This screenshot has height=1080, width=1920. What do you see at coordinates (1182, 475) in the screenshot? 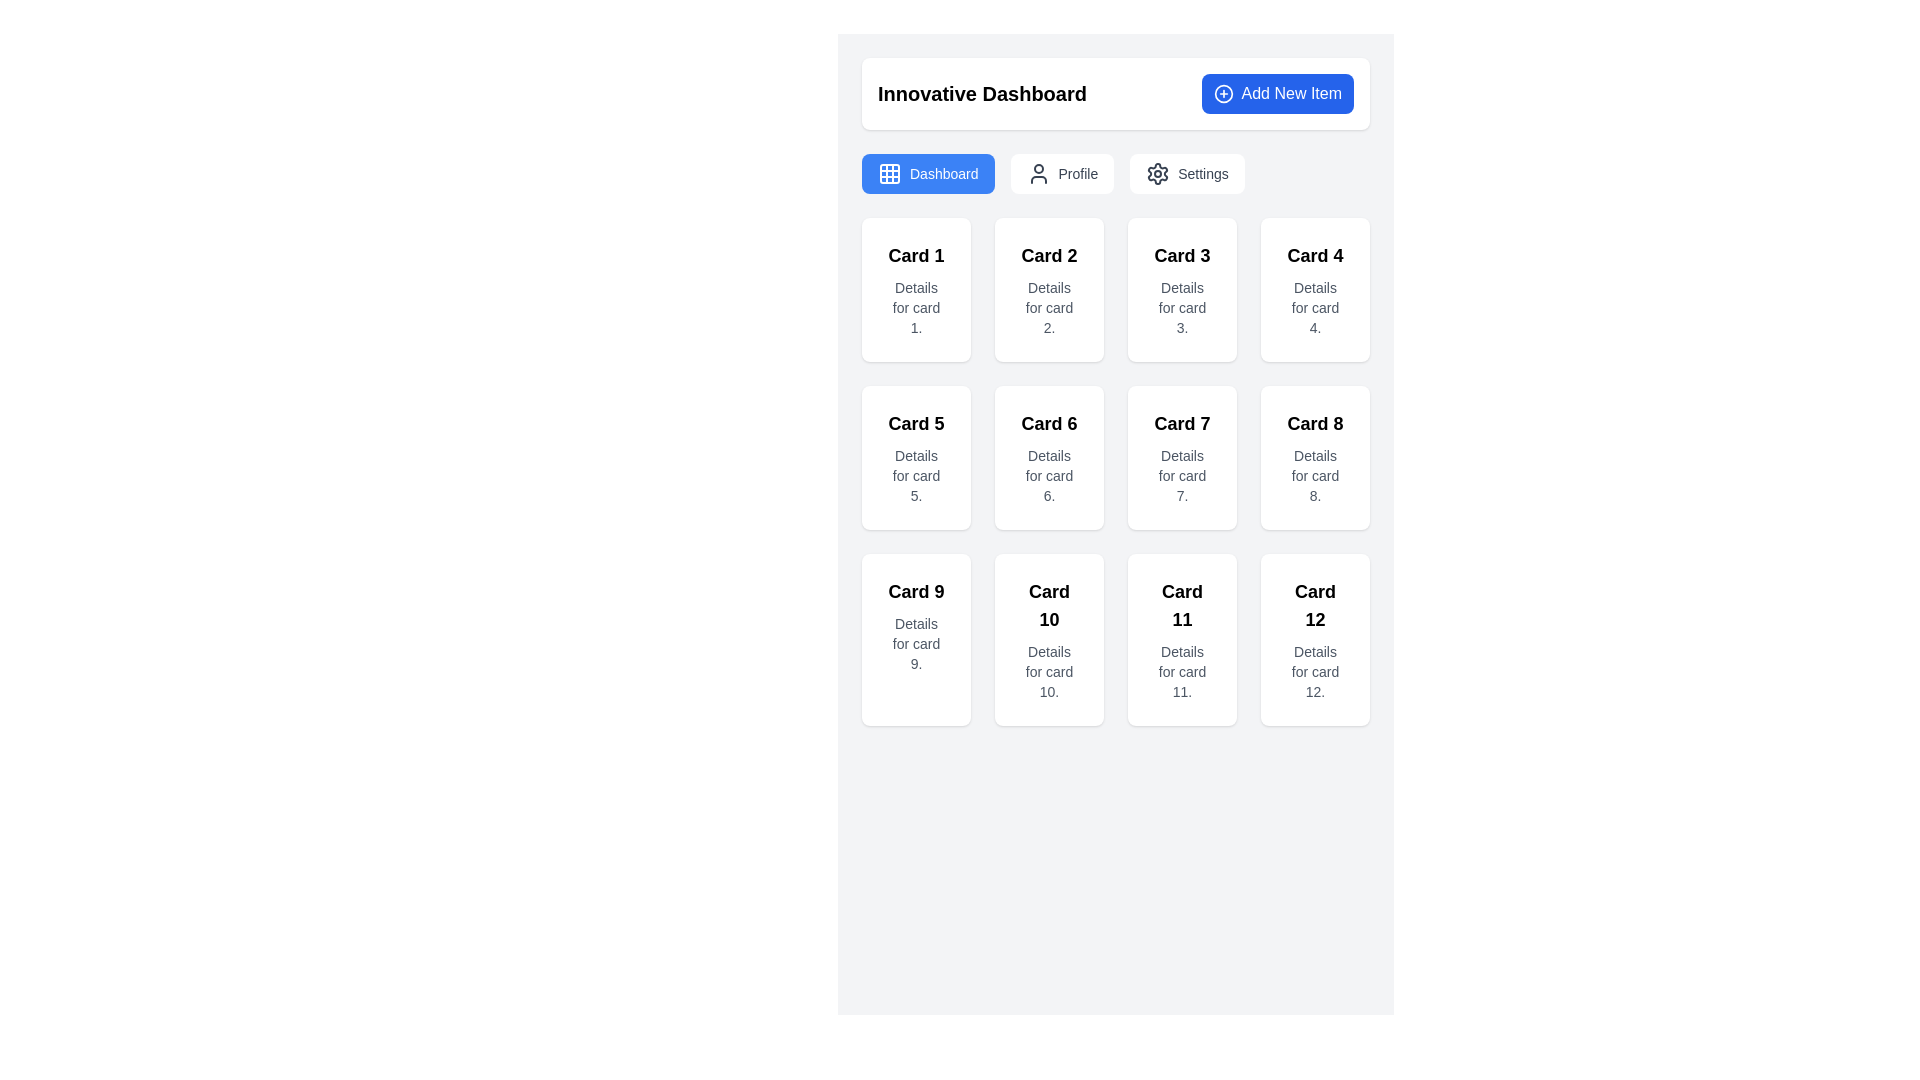
I see `the static text label providing additional descriptive information about 'Card 7', which is located below the title text within the card on the dashboard interface` at bounding box center [1182, 475].